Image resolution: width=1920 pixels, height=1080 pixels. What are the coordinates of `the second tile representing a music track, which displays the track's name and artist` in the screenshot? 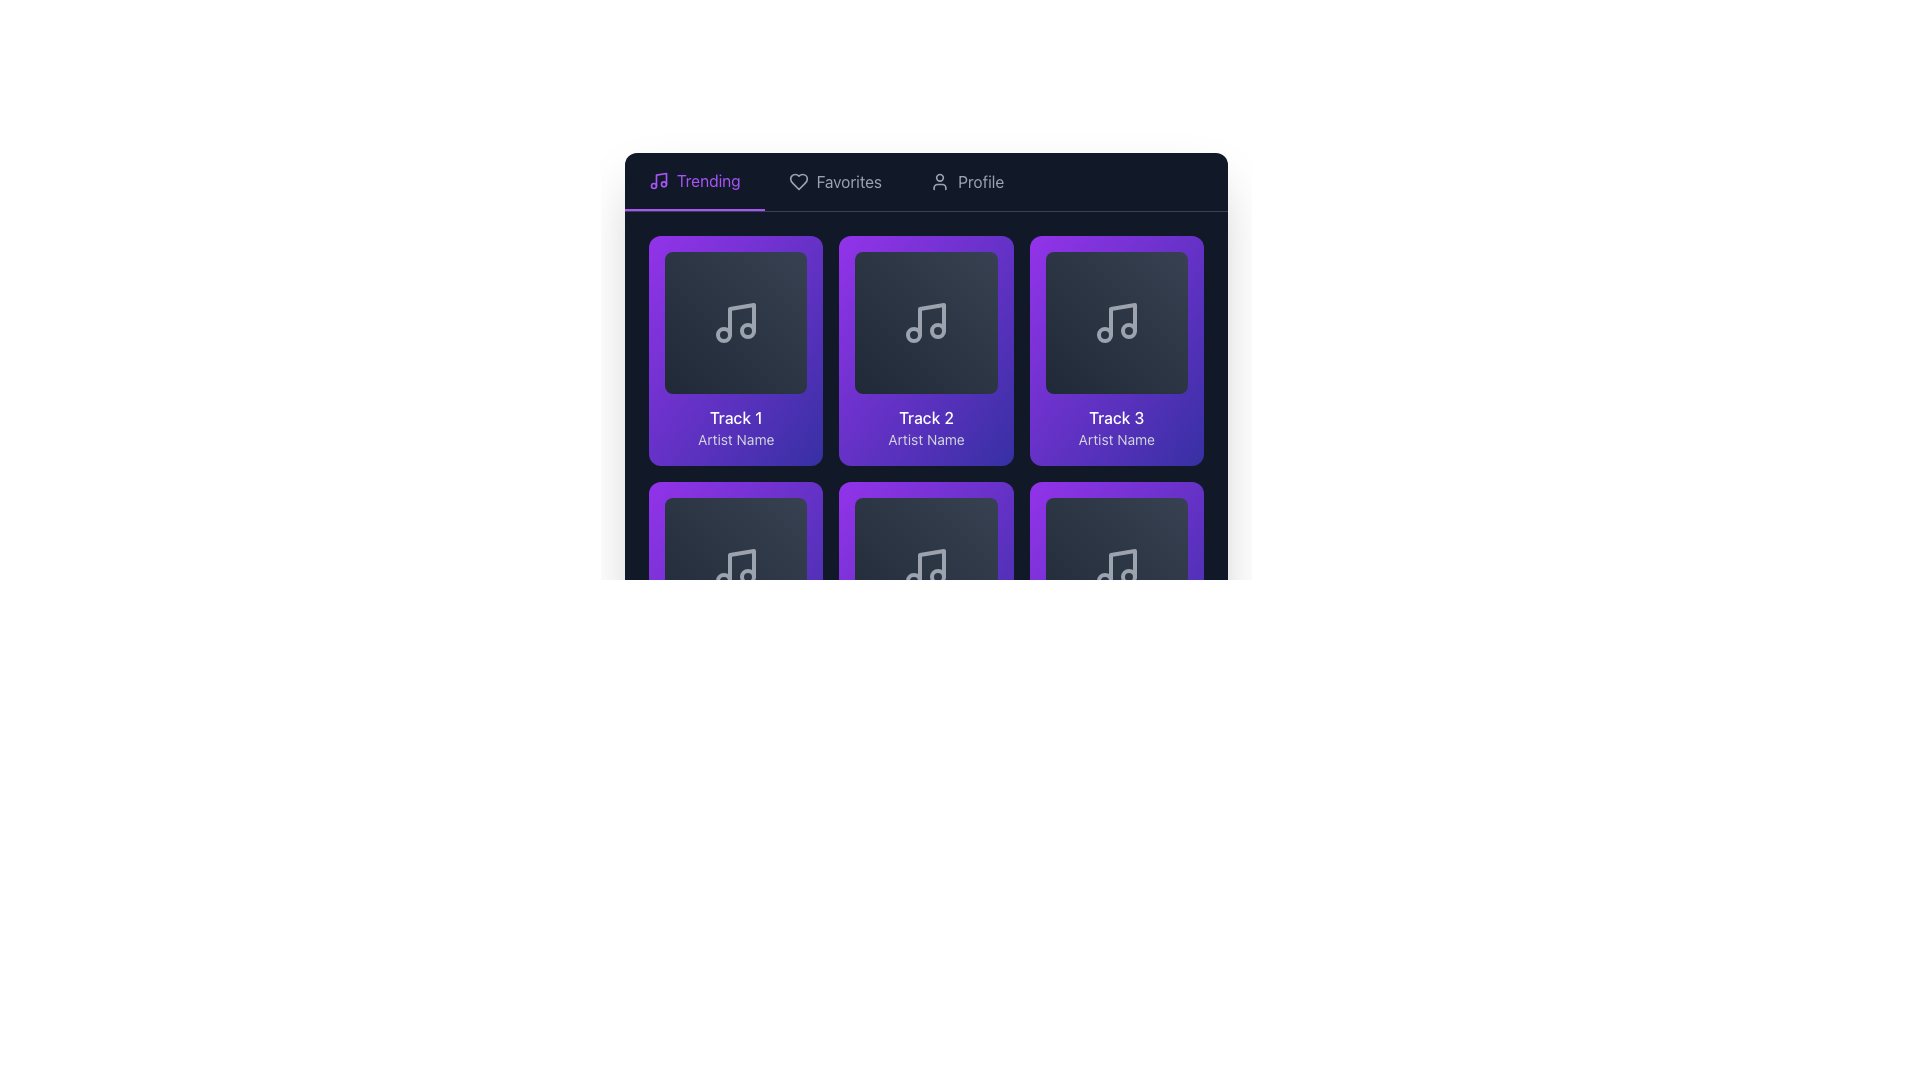 It's located at (925, 350).